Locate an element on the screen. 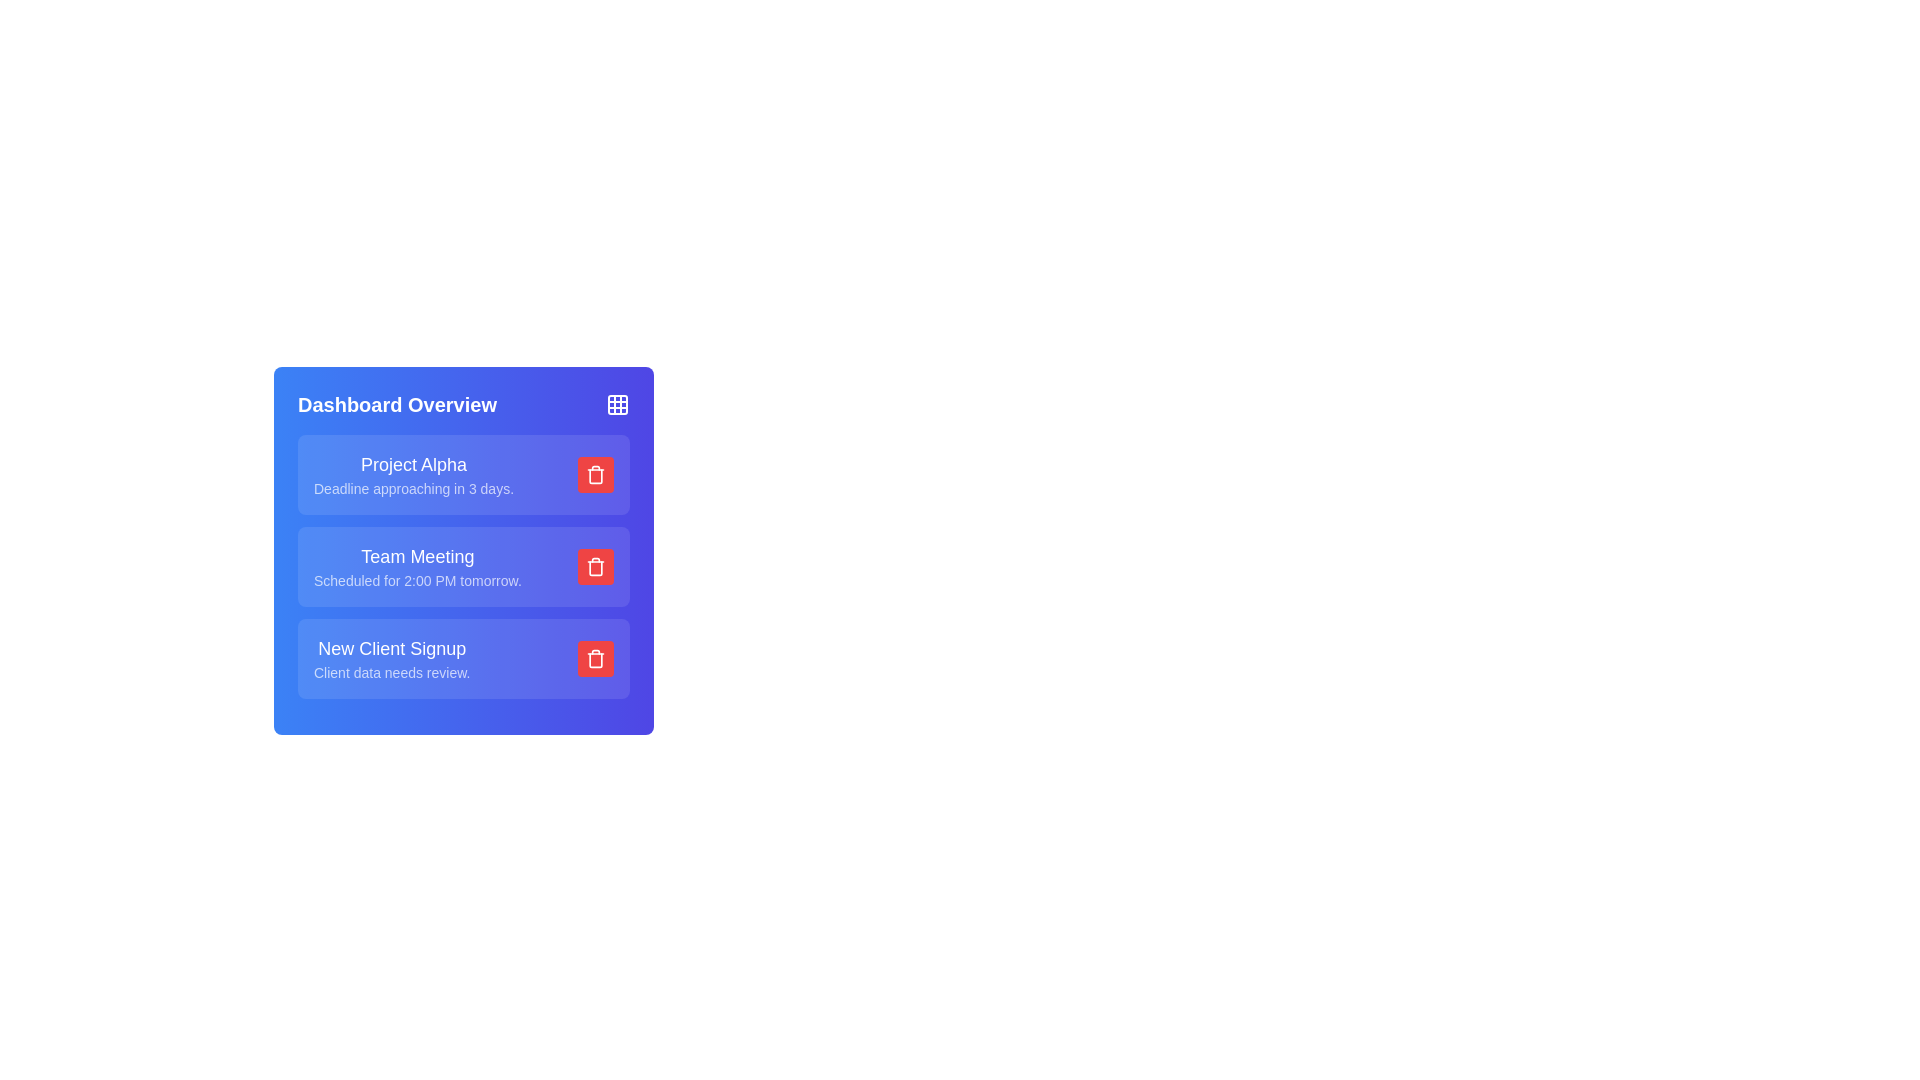 This screenshot has height=1080, width=1920. the grid icon with a blue background in the upper-right corner of the 'Dashboard Overview' section is located at coordinates (617, 405).